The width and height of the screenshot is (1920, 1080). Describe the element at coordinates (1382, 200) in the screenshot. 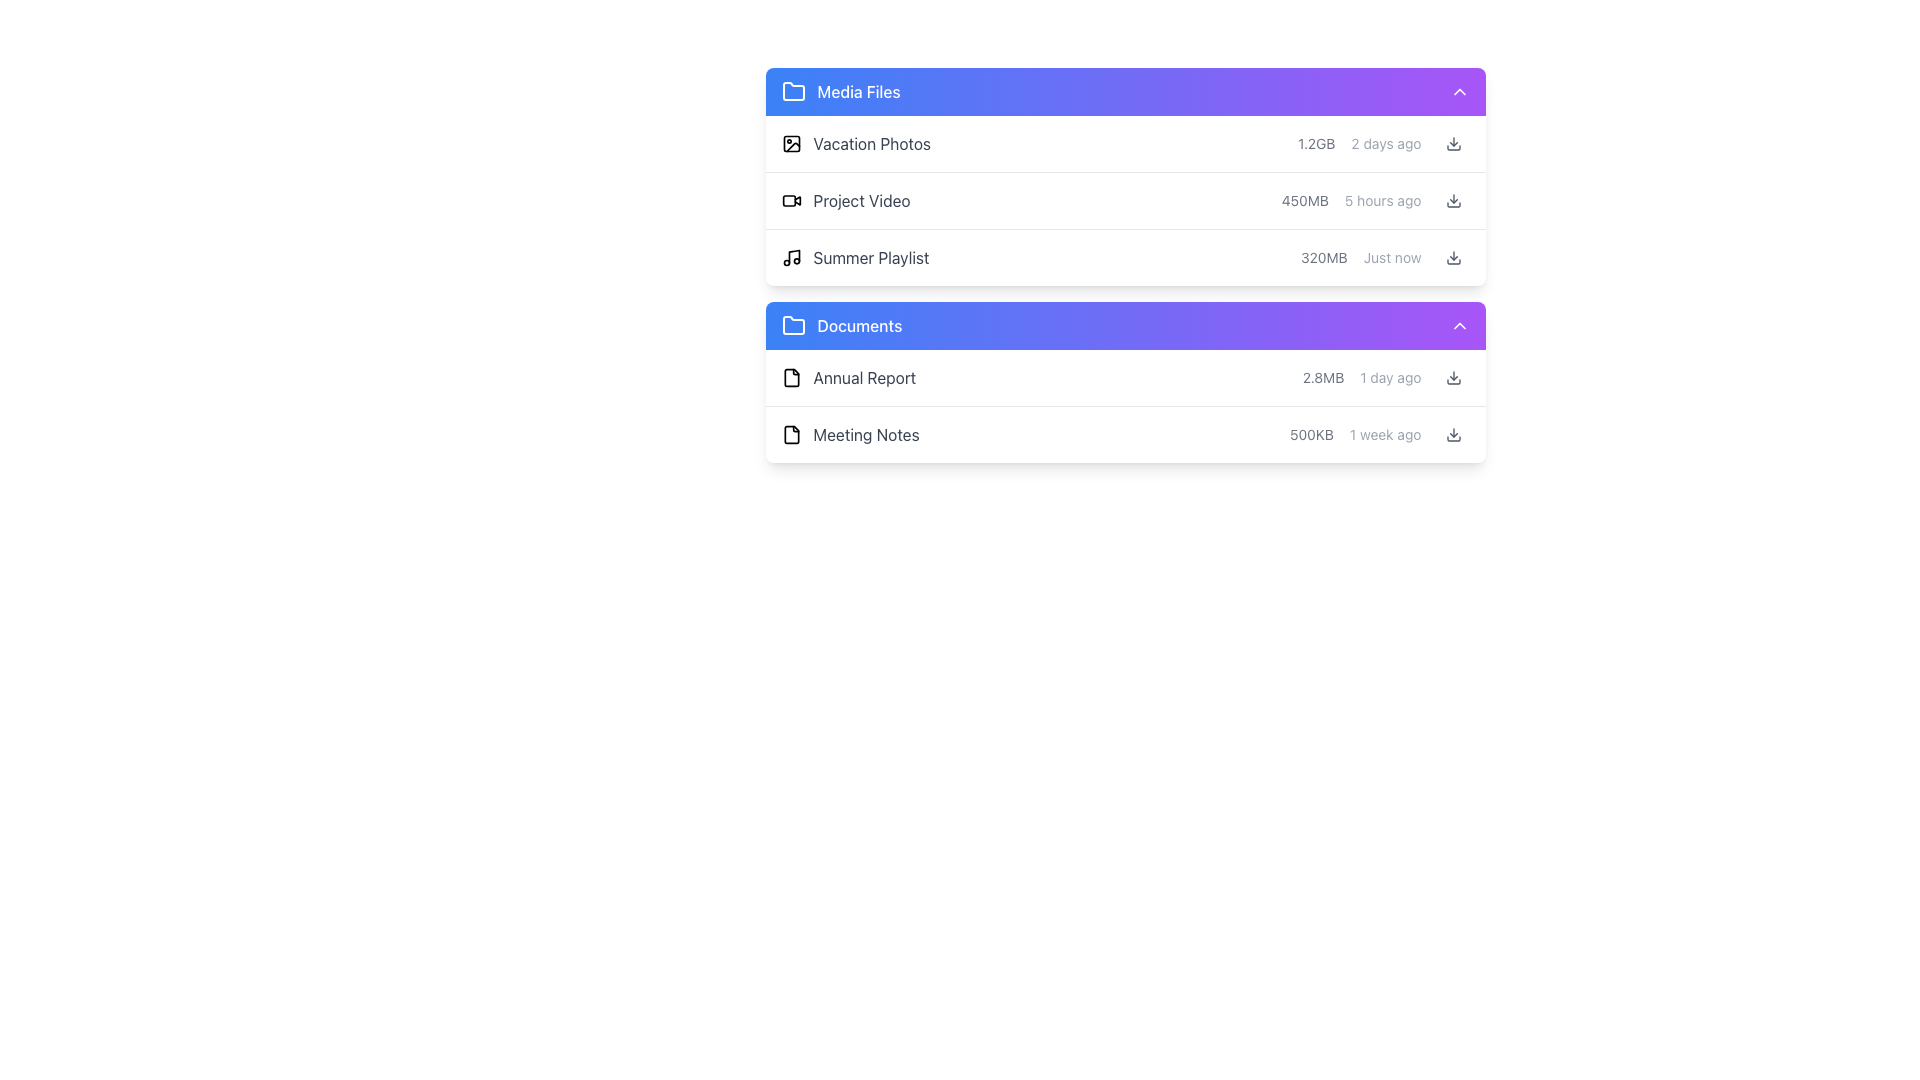

I see `the static text label that indicates when the associated file was last modified or uploaded, located immediately to the right of '450MB' and to the left of the download button icon in the 'Media Files' group` at that location.